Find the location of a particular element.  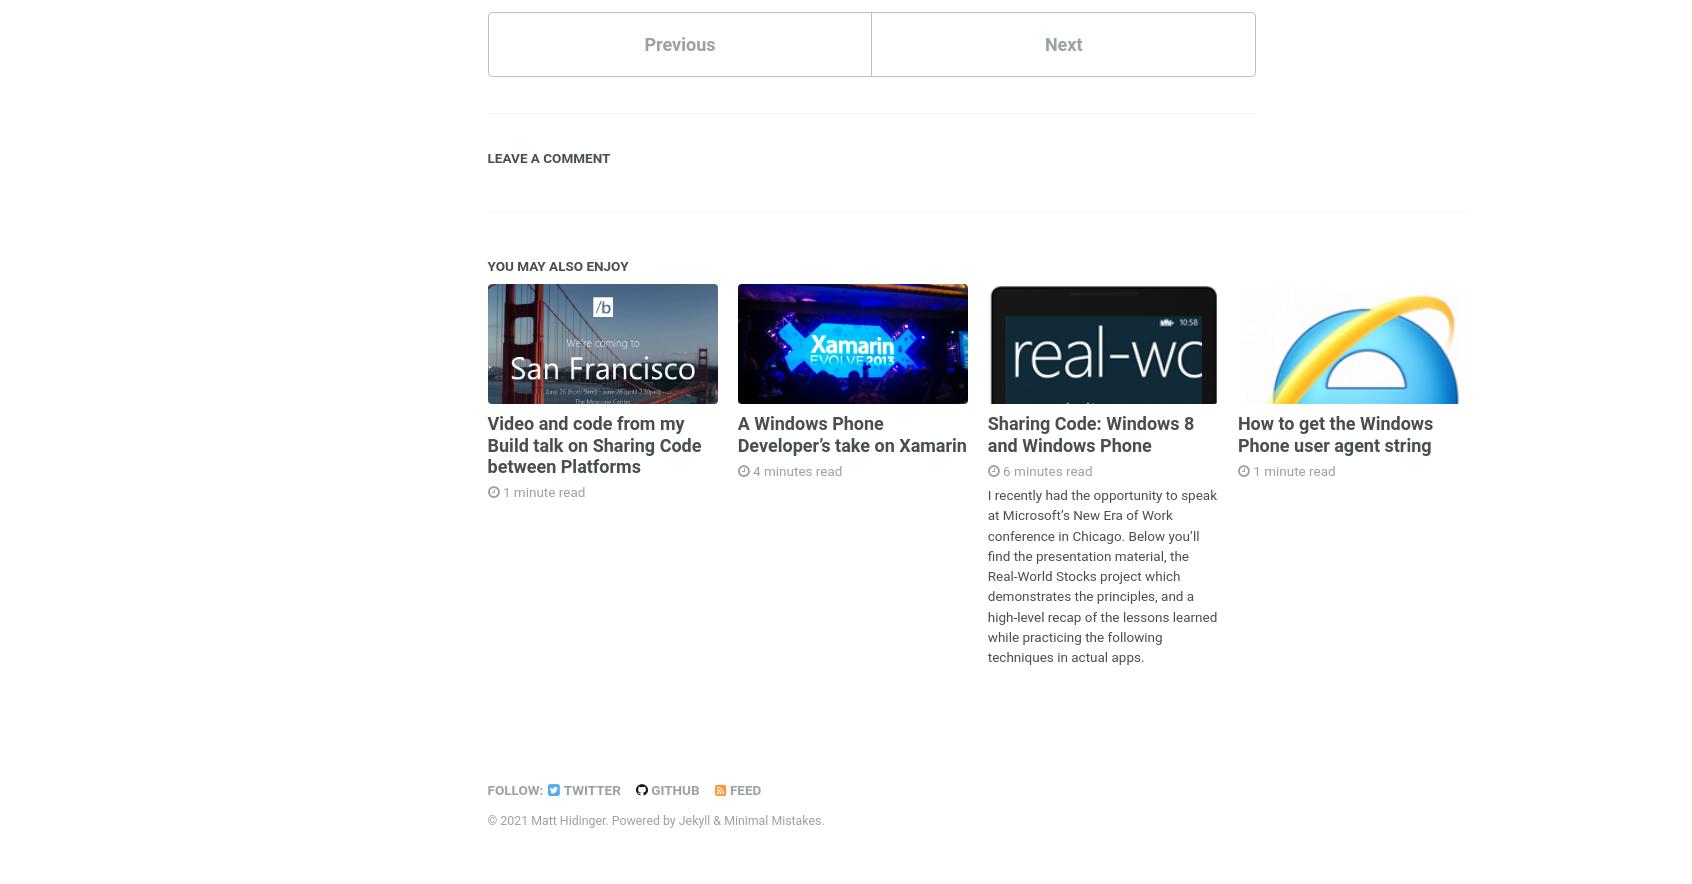

'&' is located at coordinates (716, 819).